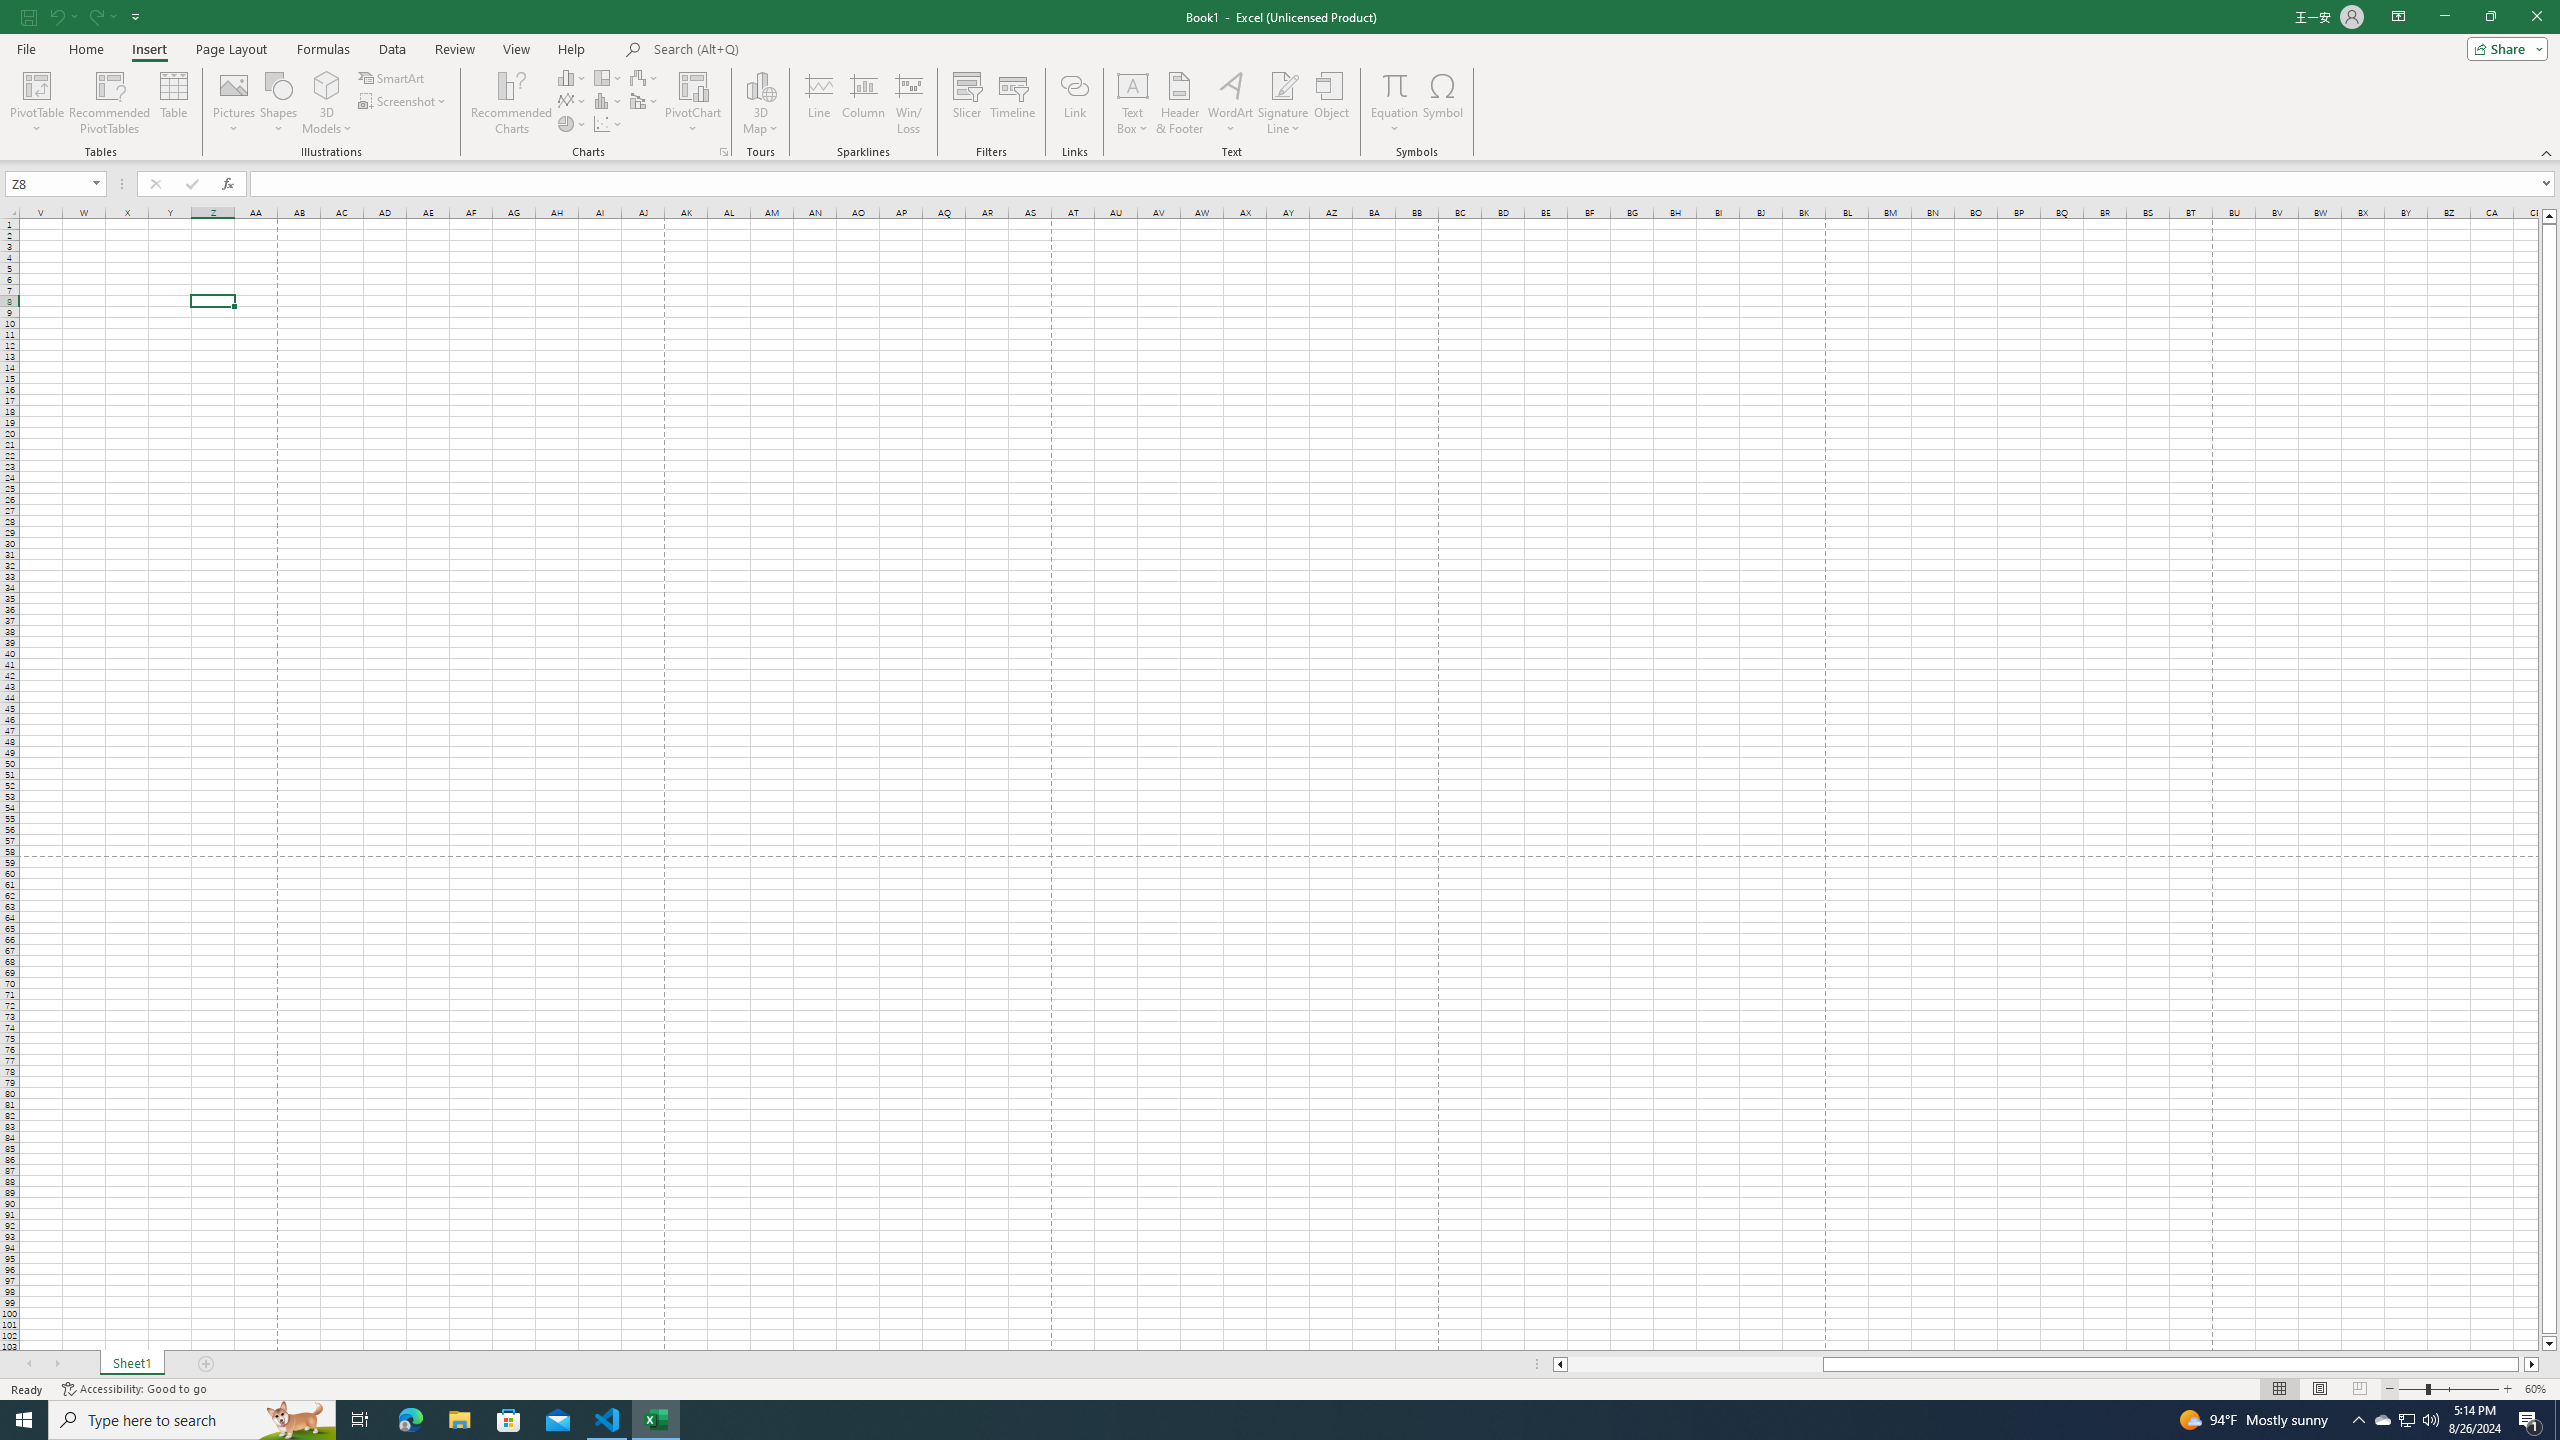  I want to click on 'Equation', so click(1394, 84).